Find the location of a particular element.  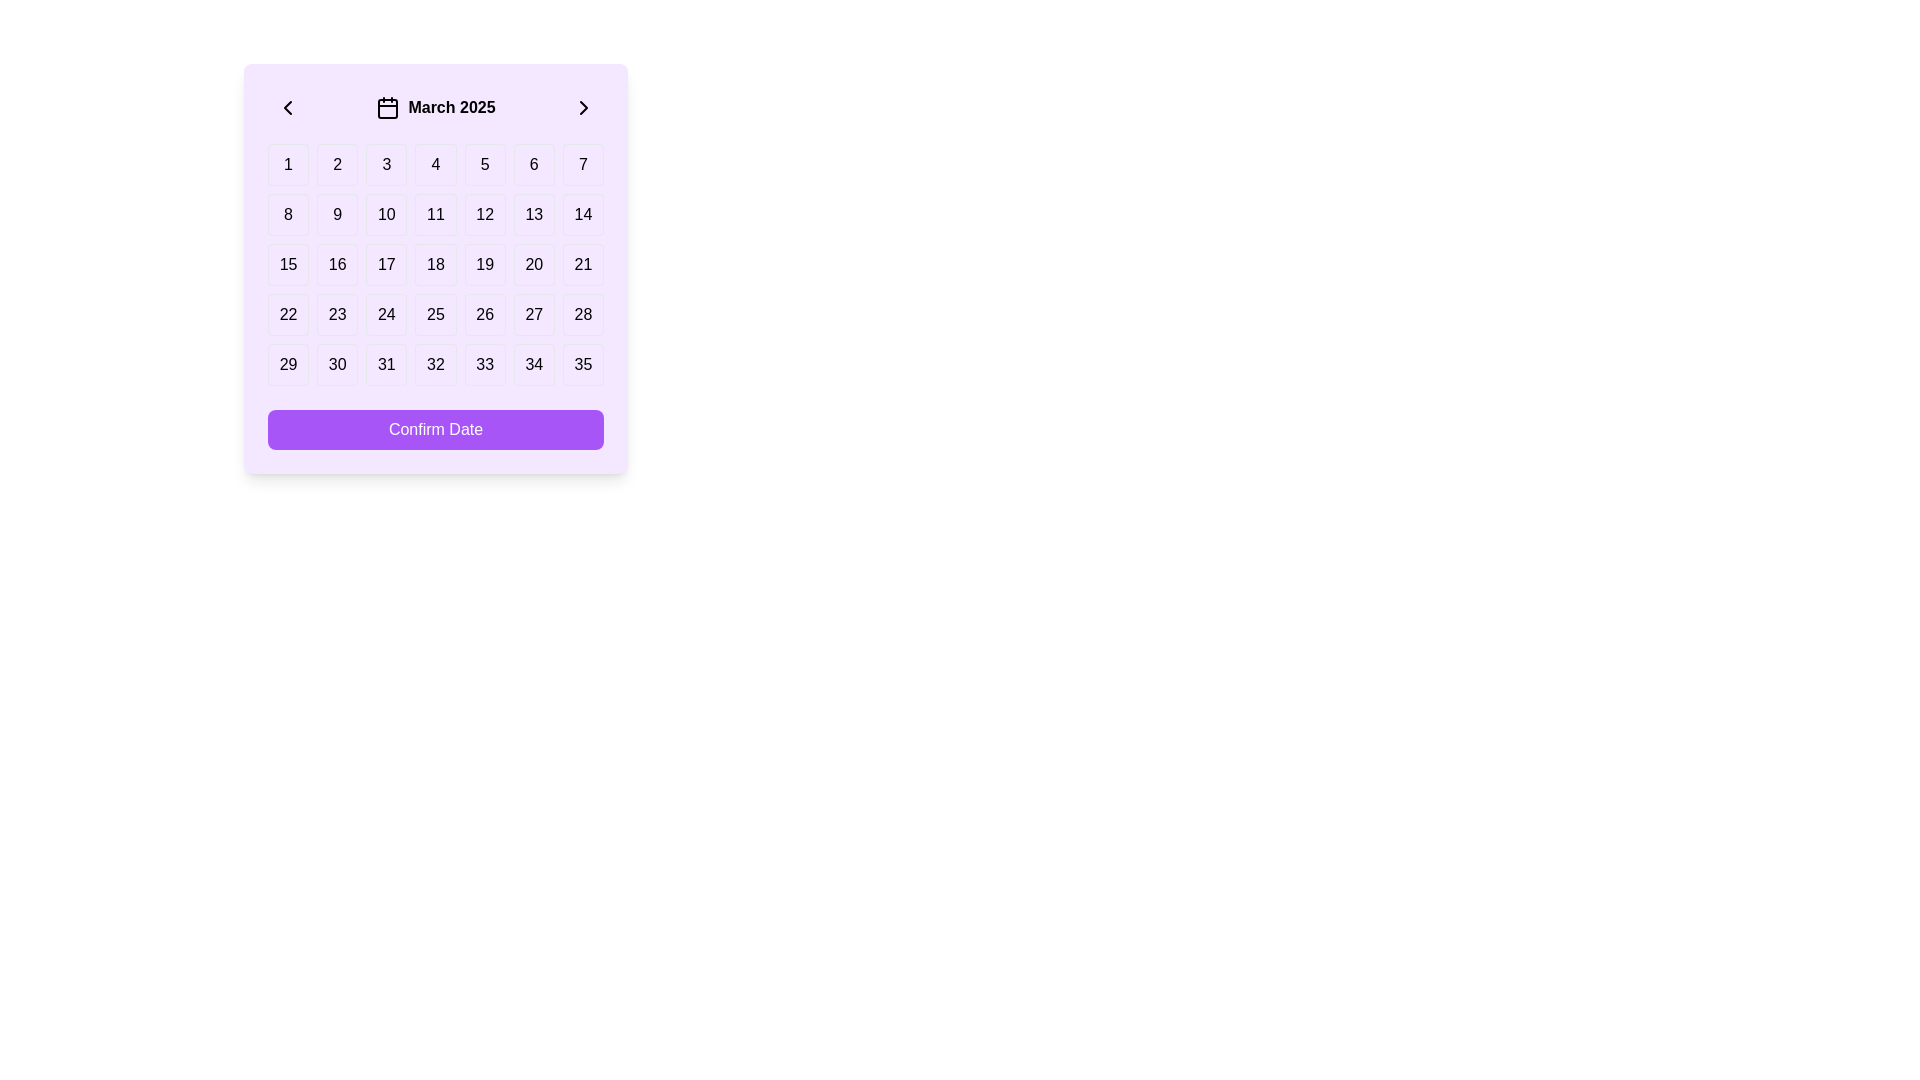

the selectable day representation for the 15th day in the calendar interface is located at coordinates (287, 264).